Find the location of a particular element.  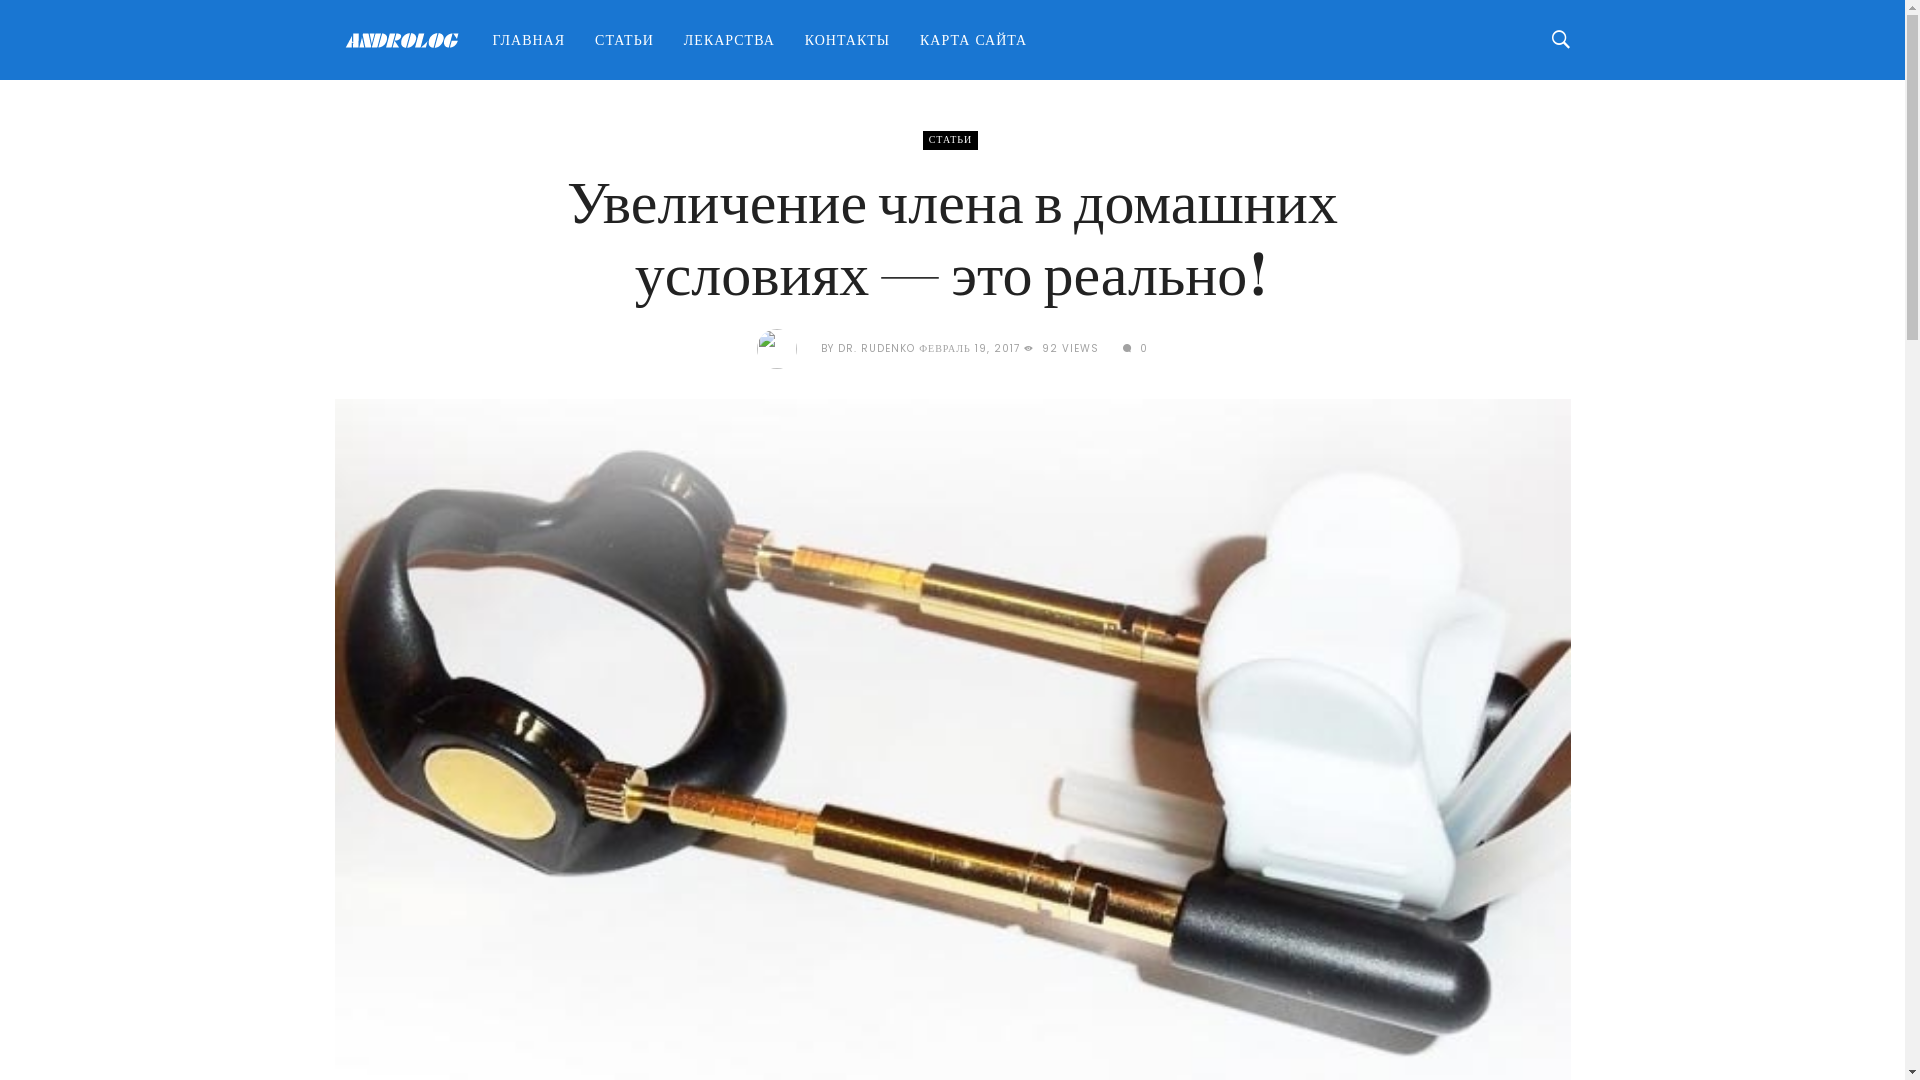

'DR. RUDENKO' is located at coordinates (876, 347).